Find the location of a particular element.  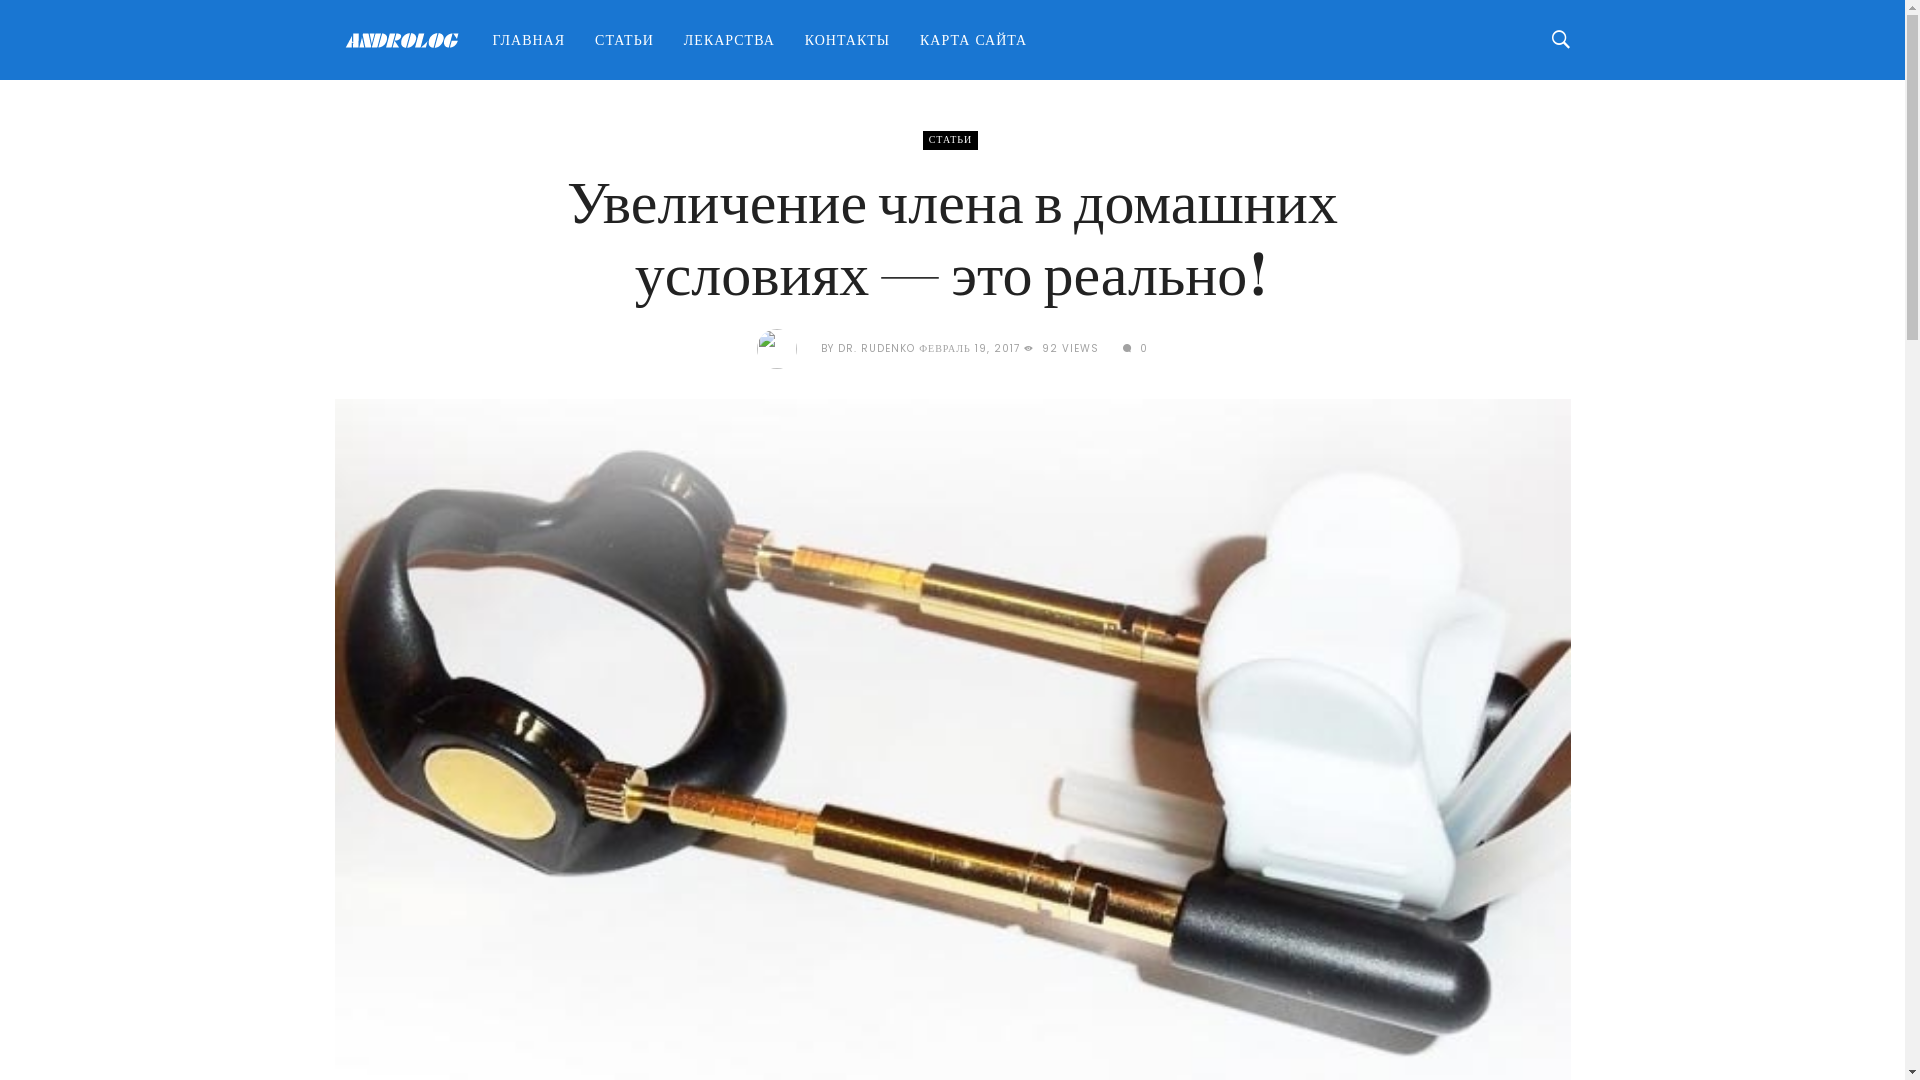

'DR. RUDENKO' is located at coordinates (876, 347).